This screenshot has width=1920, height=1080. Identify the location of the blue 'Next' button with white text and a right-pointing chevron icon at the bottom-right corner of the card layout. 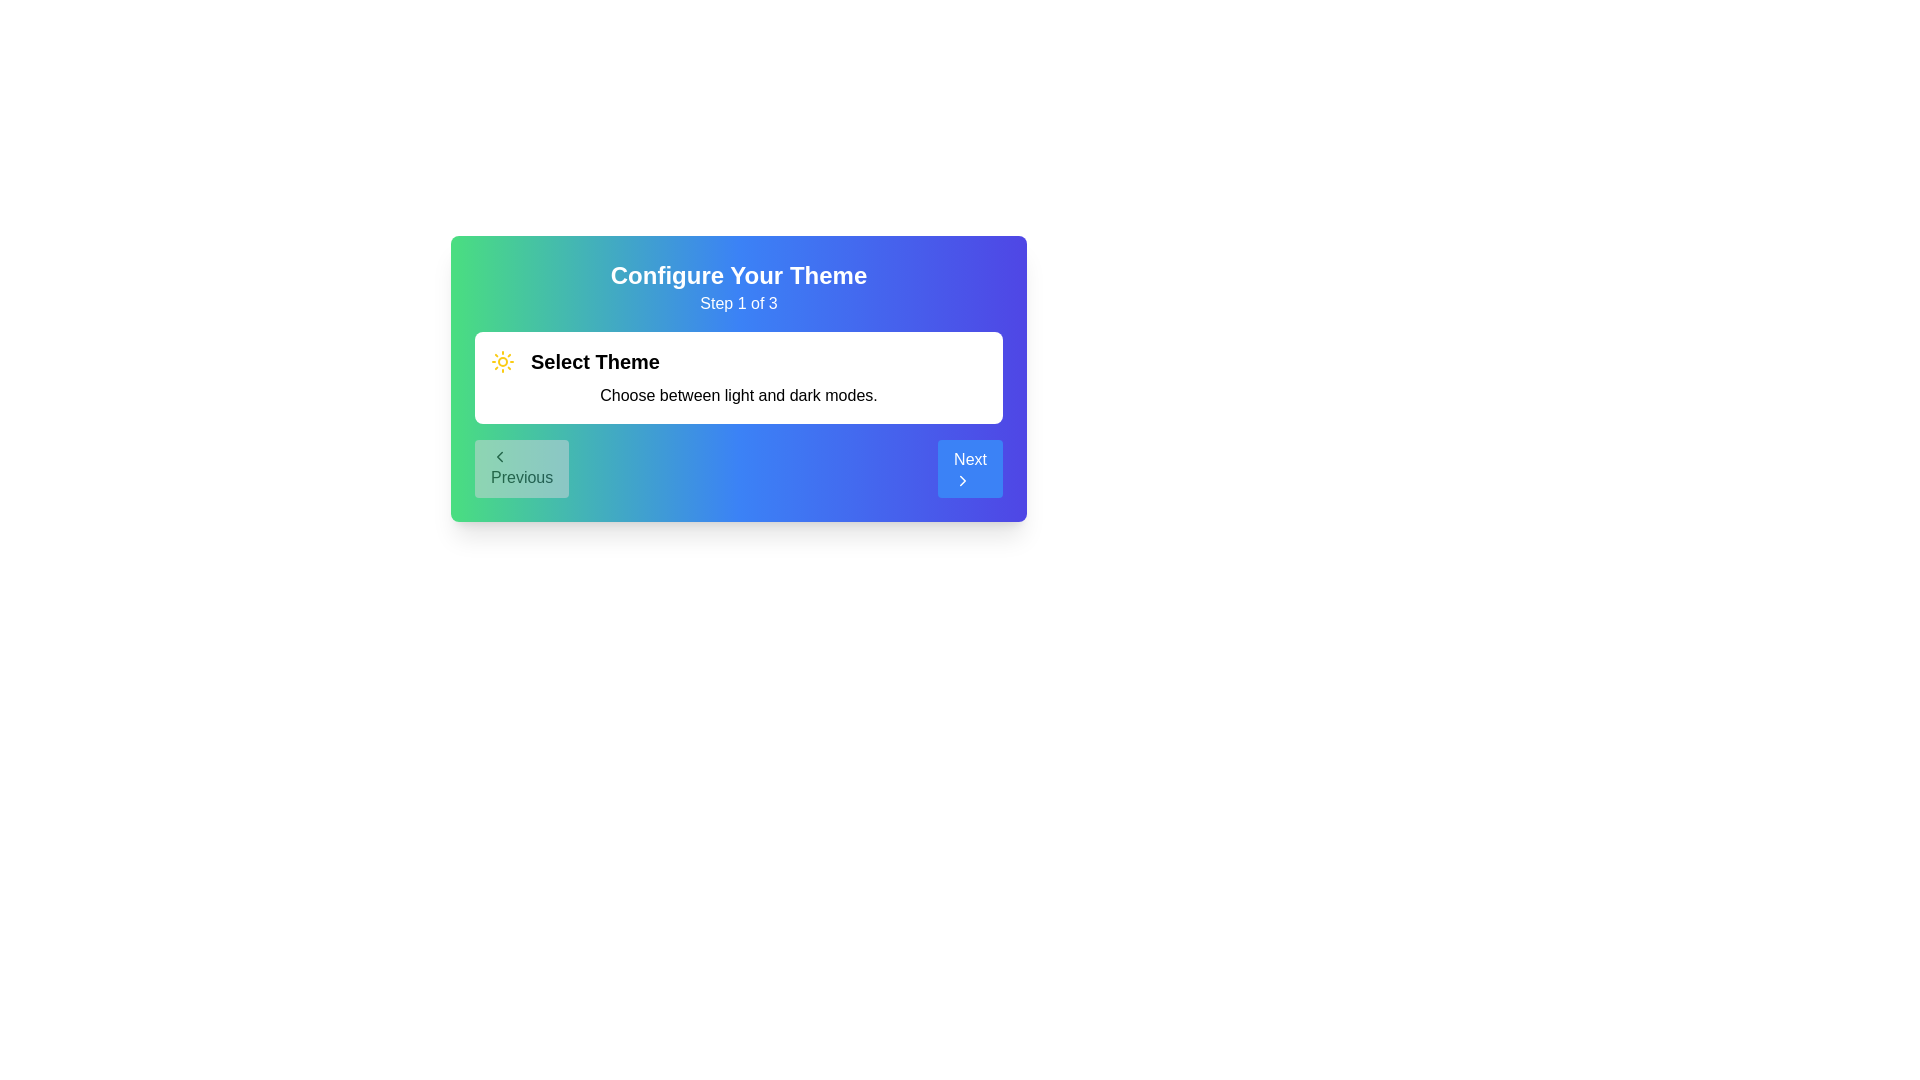
(970, 469).